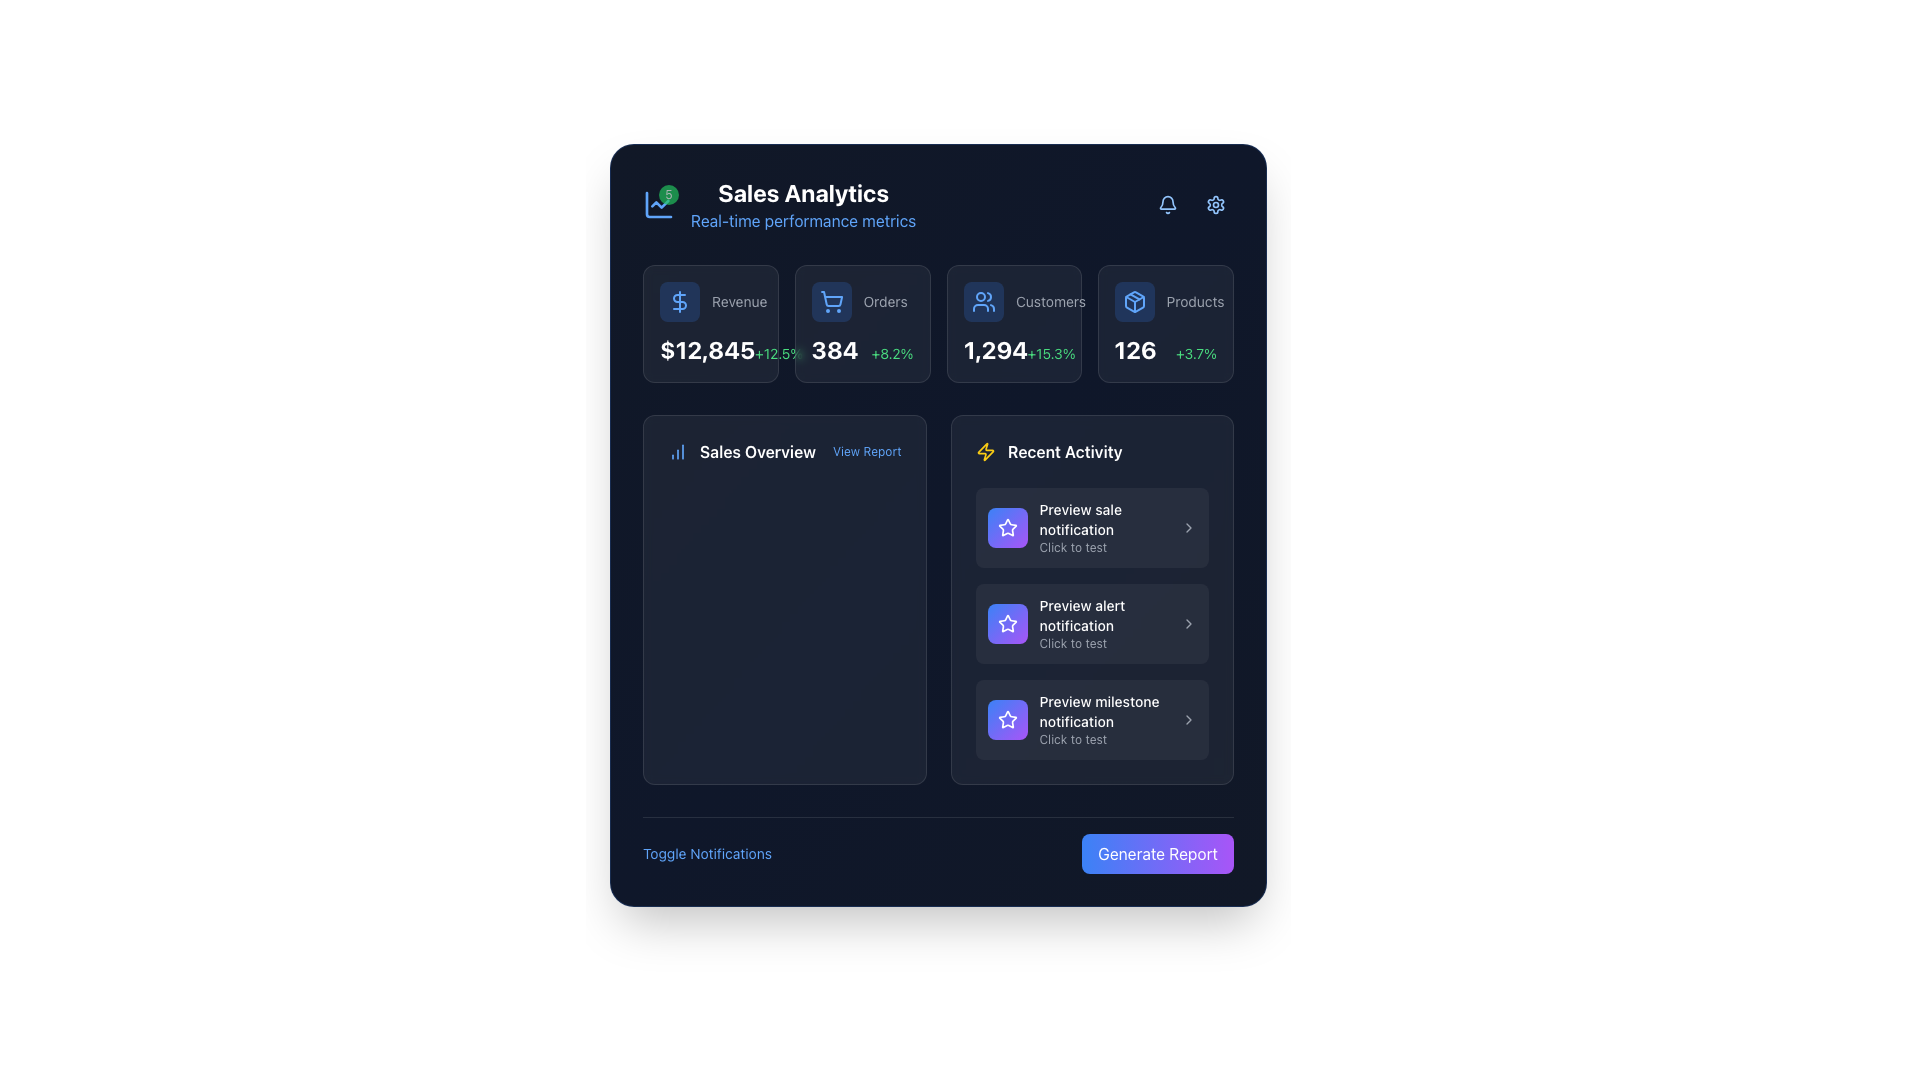 The width and height of the screenshot is (1920, 1080). I want to click on the text label displaying 'Real-time performance metrics' in light blue, located beneath the 'Sales Analytics' title in the header area, so click(803, 220).